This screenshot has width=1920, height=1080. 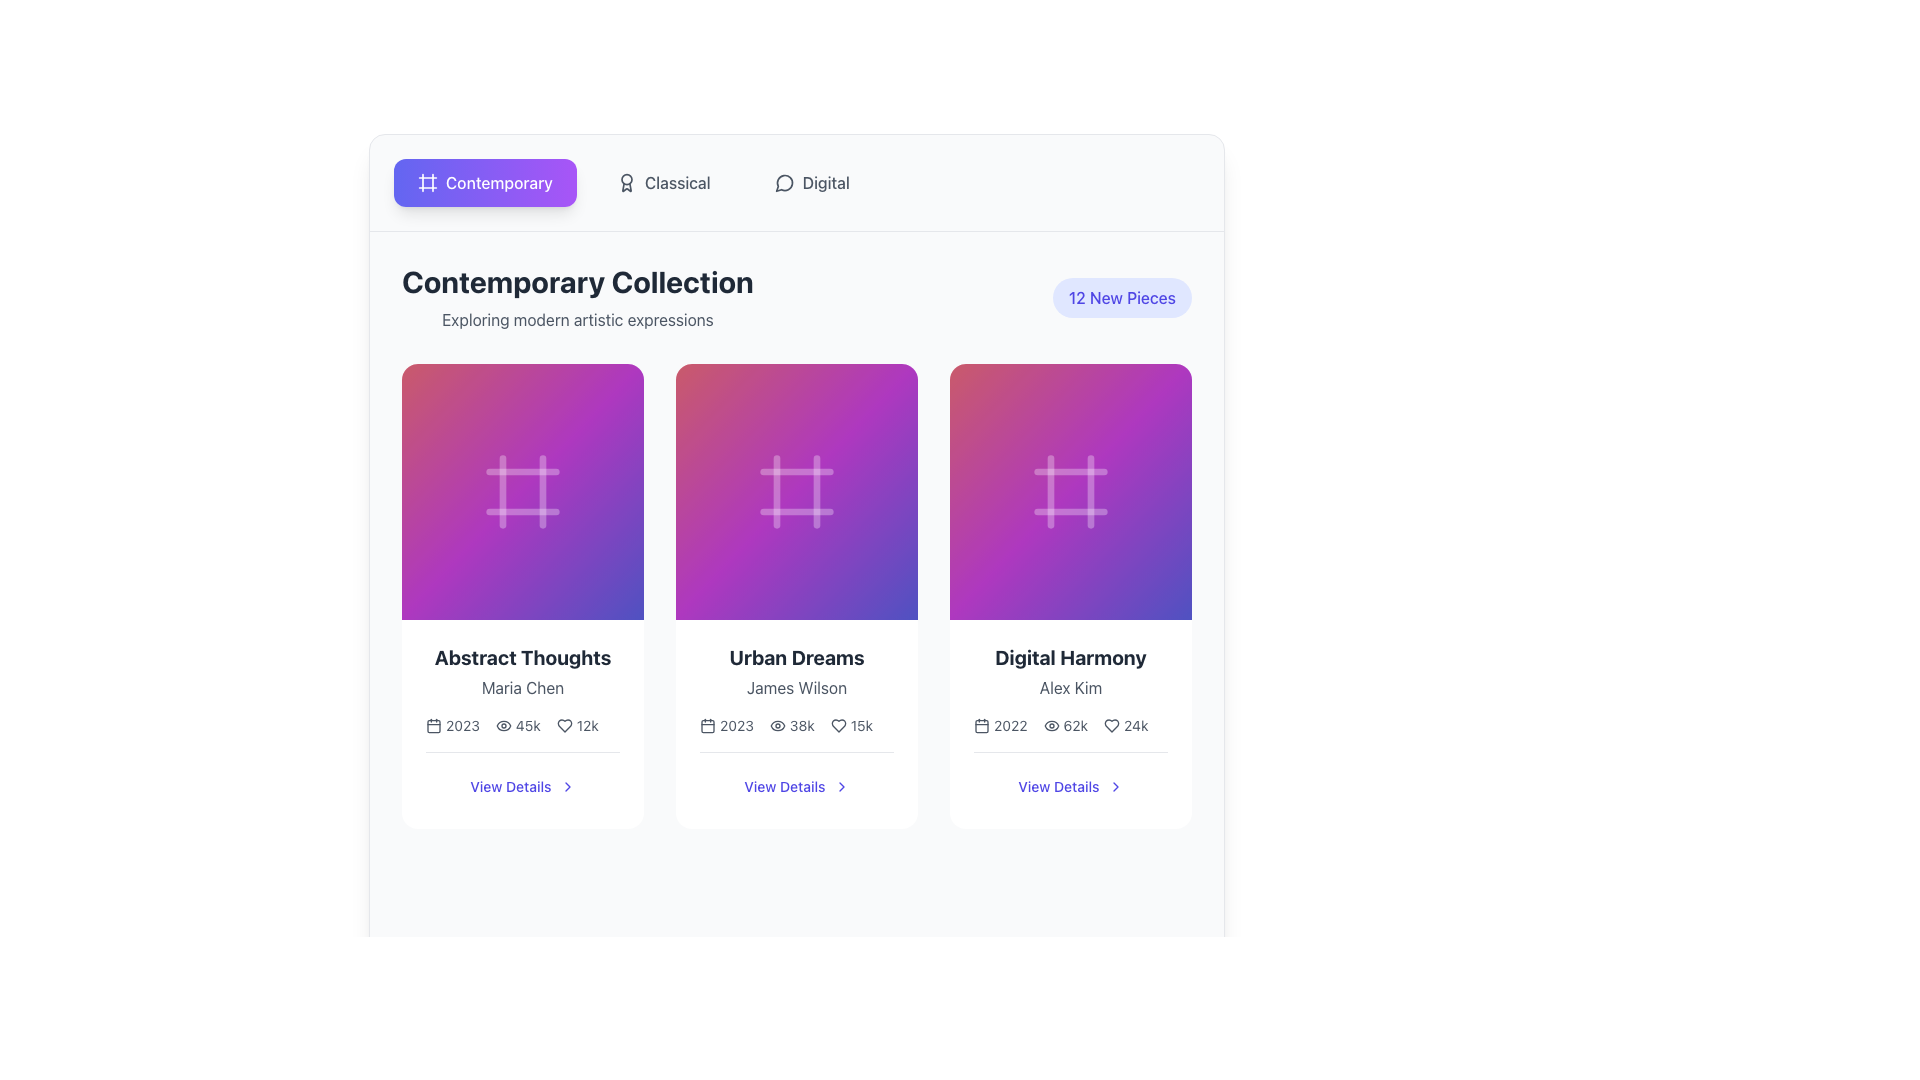 What do you see at coordinates (451, 725) in the screenshot?
I see `the static text element displaying the number '2023', which is styled in dark gray and associated with a calendar icon, located under the title 'Abstract Thoughts'` at bounding box center [451, 725].